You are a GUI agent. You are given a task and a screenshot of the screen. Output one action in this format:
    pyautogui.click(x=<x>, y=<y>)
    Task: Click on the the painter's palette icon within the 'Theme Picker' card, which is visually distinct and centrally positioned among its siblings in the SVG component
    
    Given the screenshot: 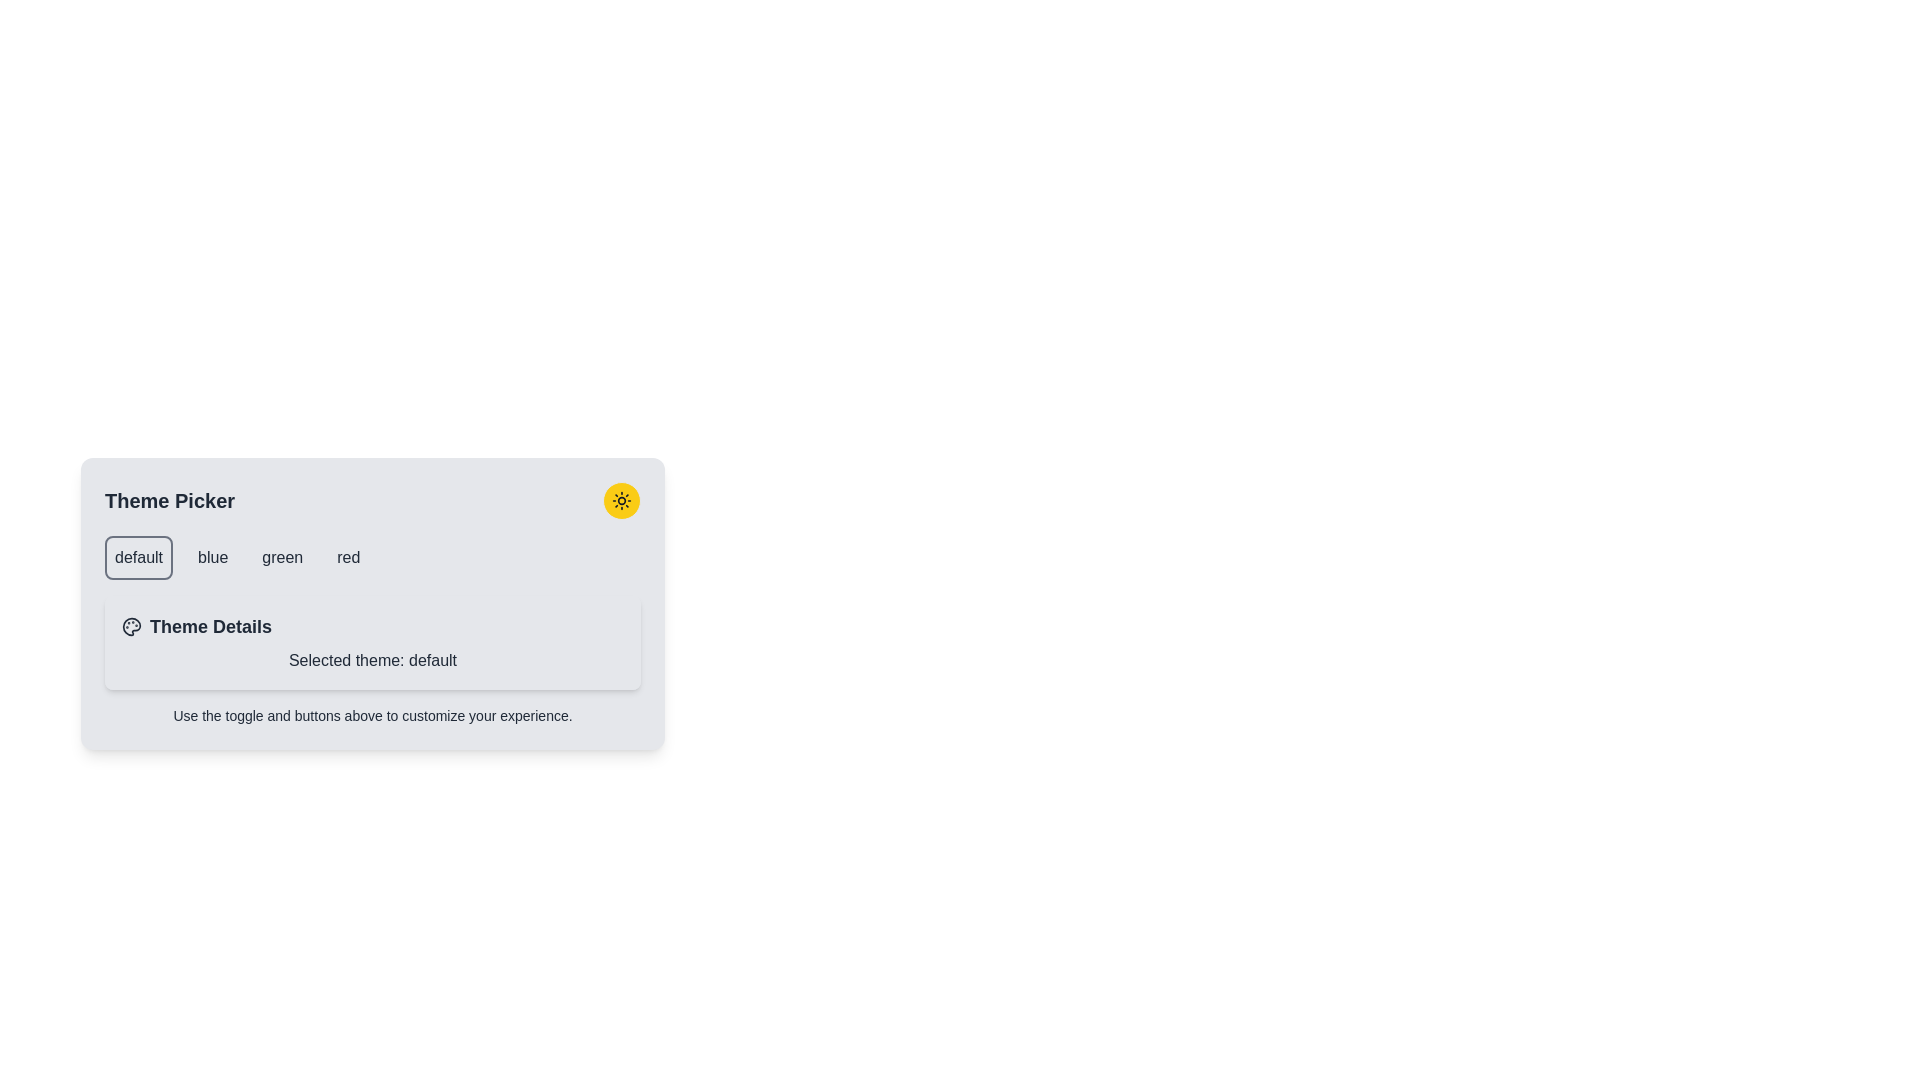 What is the action you would take?
    pyautogui.click(x=131, y=626)
    